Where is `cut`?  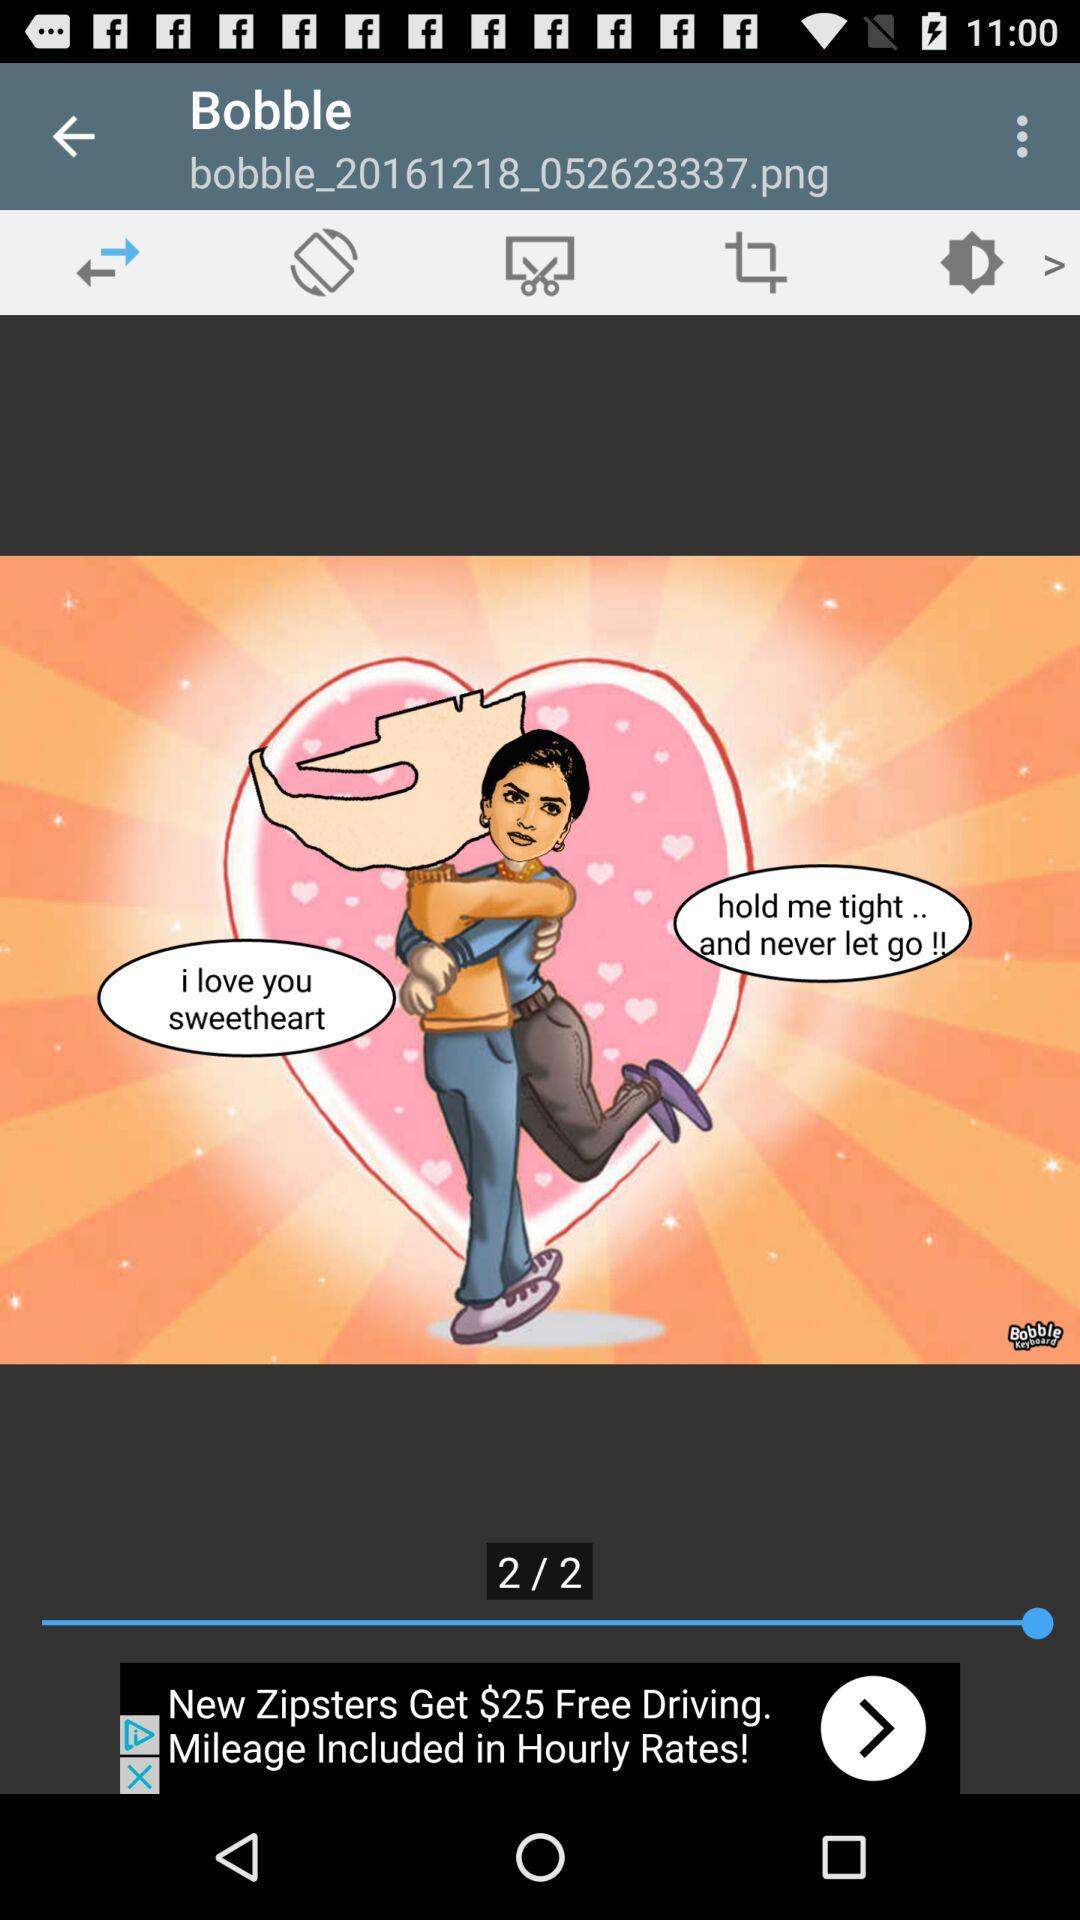 cut is located at coordinates (540, 261).